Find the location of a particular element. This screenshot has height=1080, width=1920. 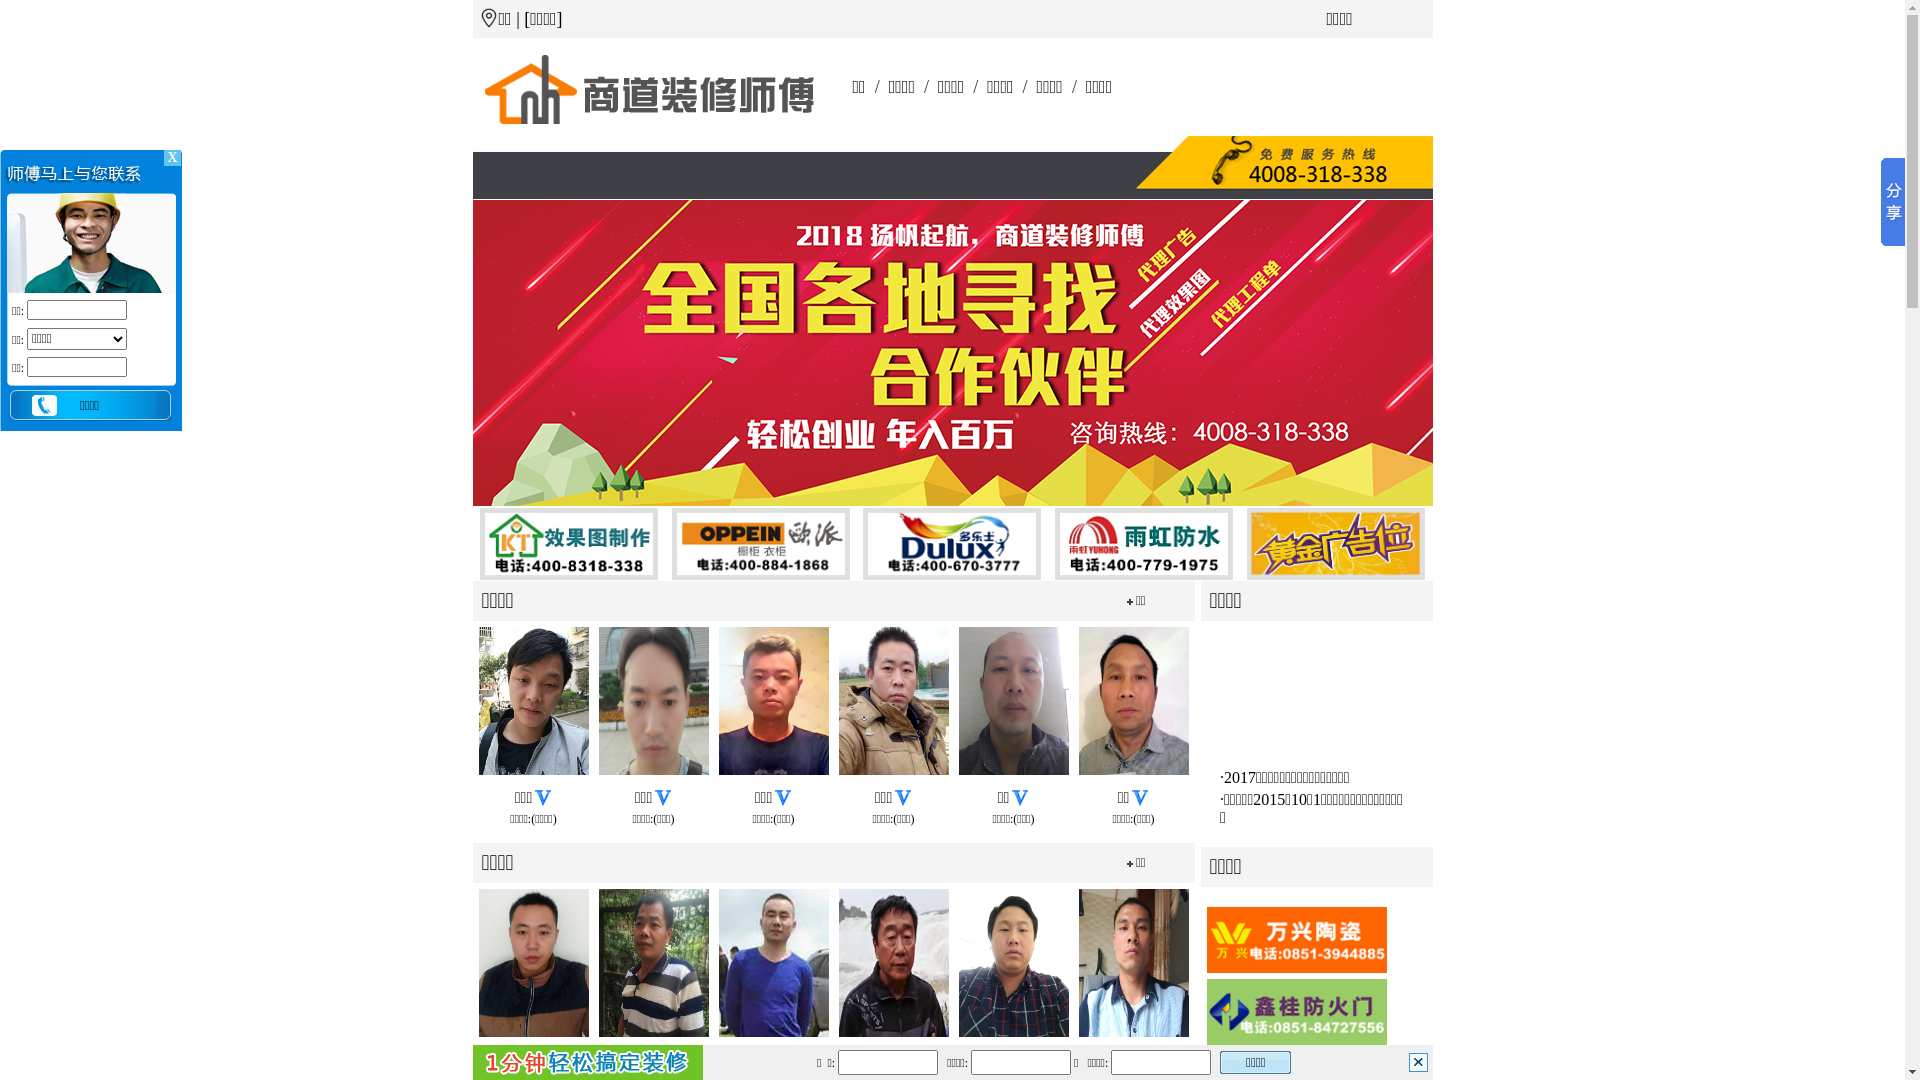

' X ' is located at coordinates (172, 157).